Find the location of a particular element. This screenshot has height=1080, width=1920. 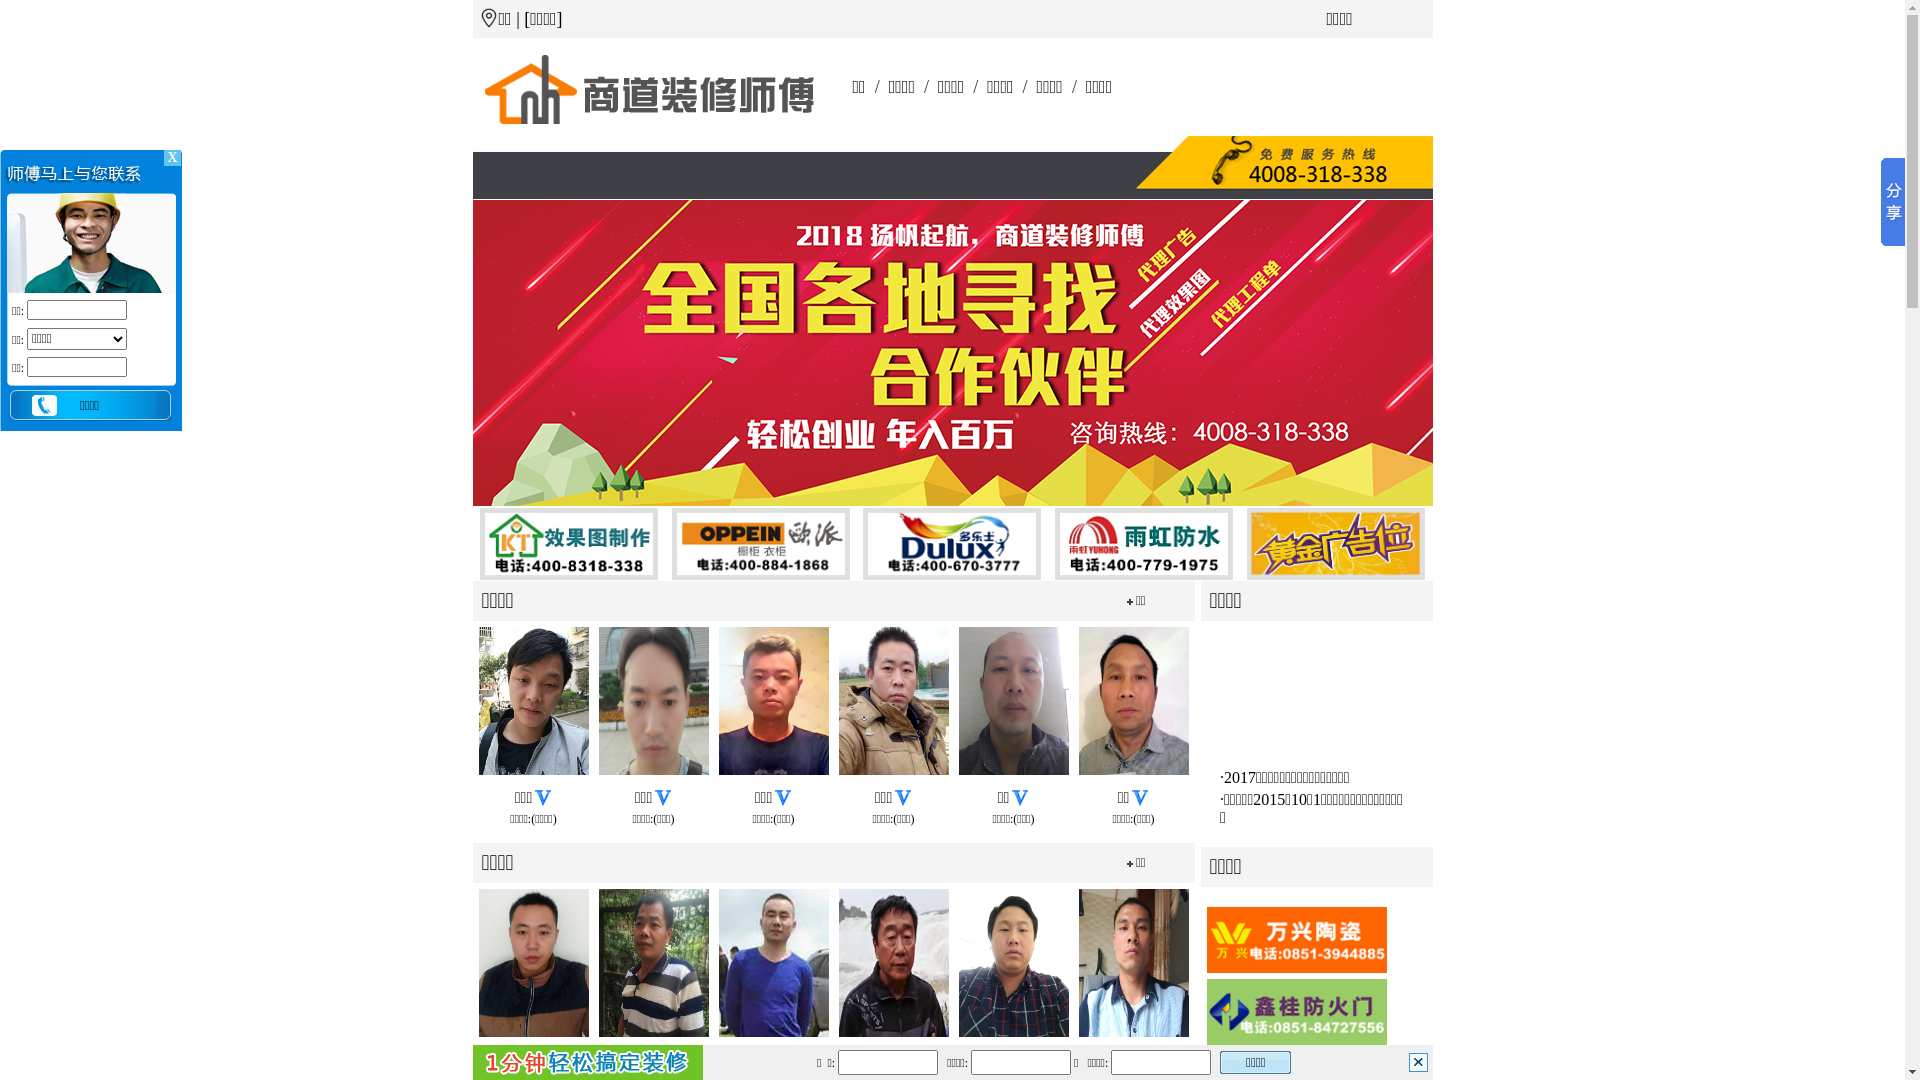

' X ' is located at coordinates (172, 157).